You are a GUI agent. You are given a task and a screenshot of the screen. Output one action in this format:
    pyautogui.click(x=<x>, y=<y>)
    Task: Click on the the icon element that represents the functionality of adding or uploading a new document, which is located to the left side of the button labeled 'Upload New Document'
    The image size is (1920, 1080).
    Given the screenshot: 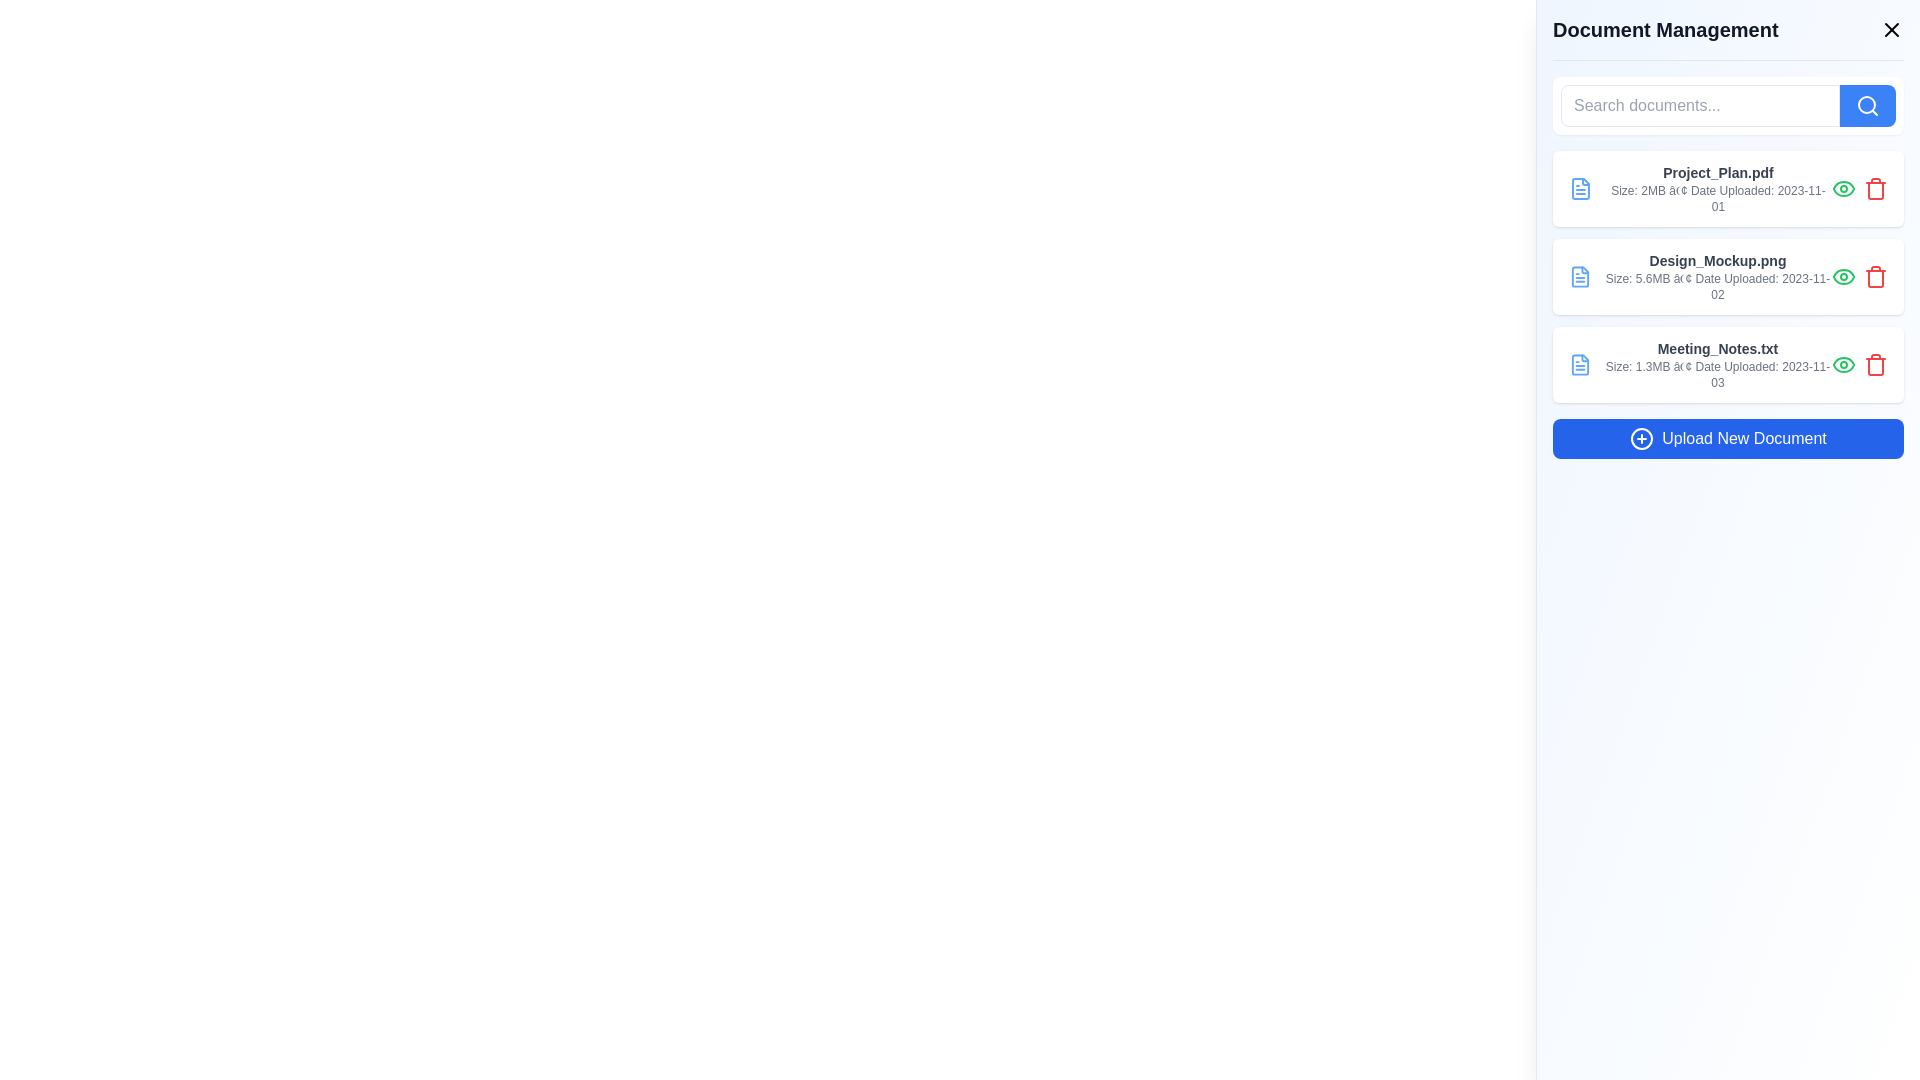 What is the action you would take?
    pyautogui.click(x=1642, y=438)
    